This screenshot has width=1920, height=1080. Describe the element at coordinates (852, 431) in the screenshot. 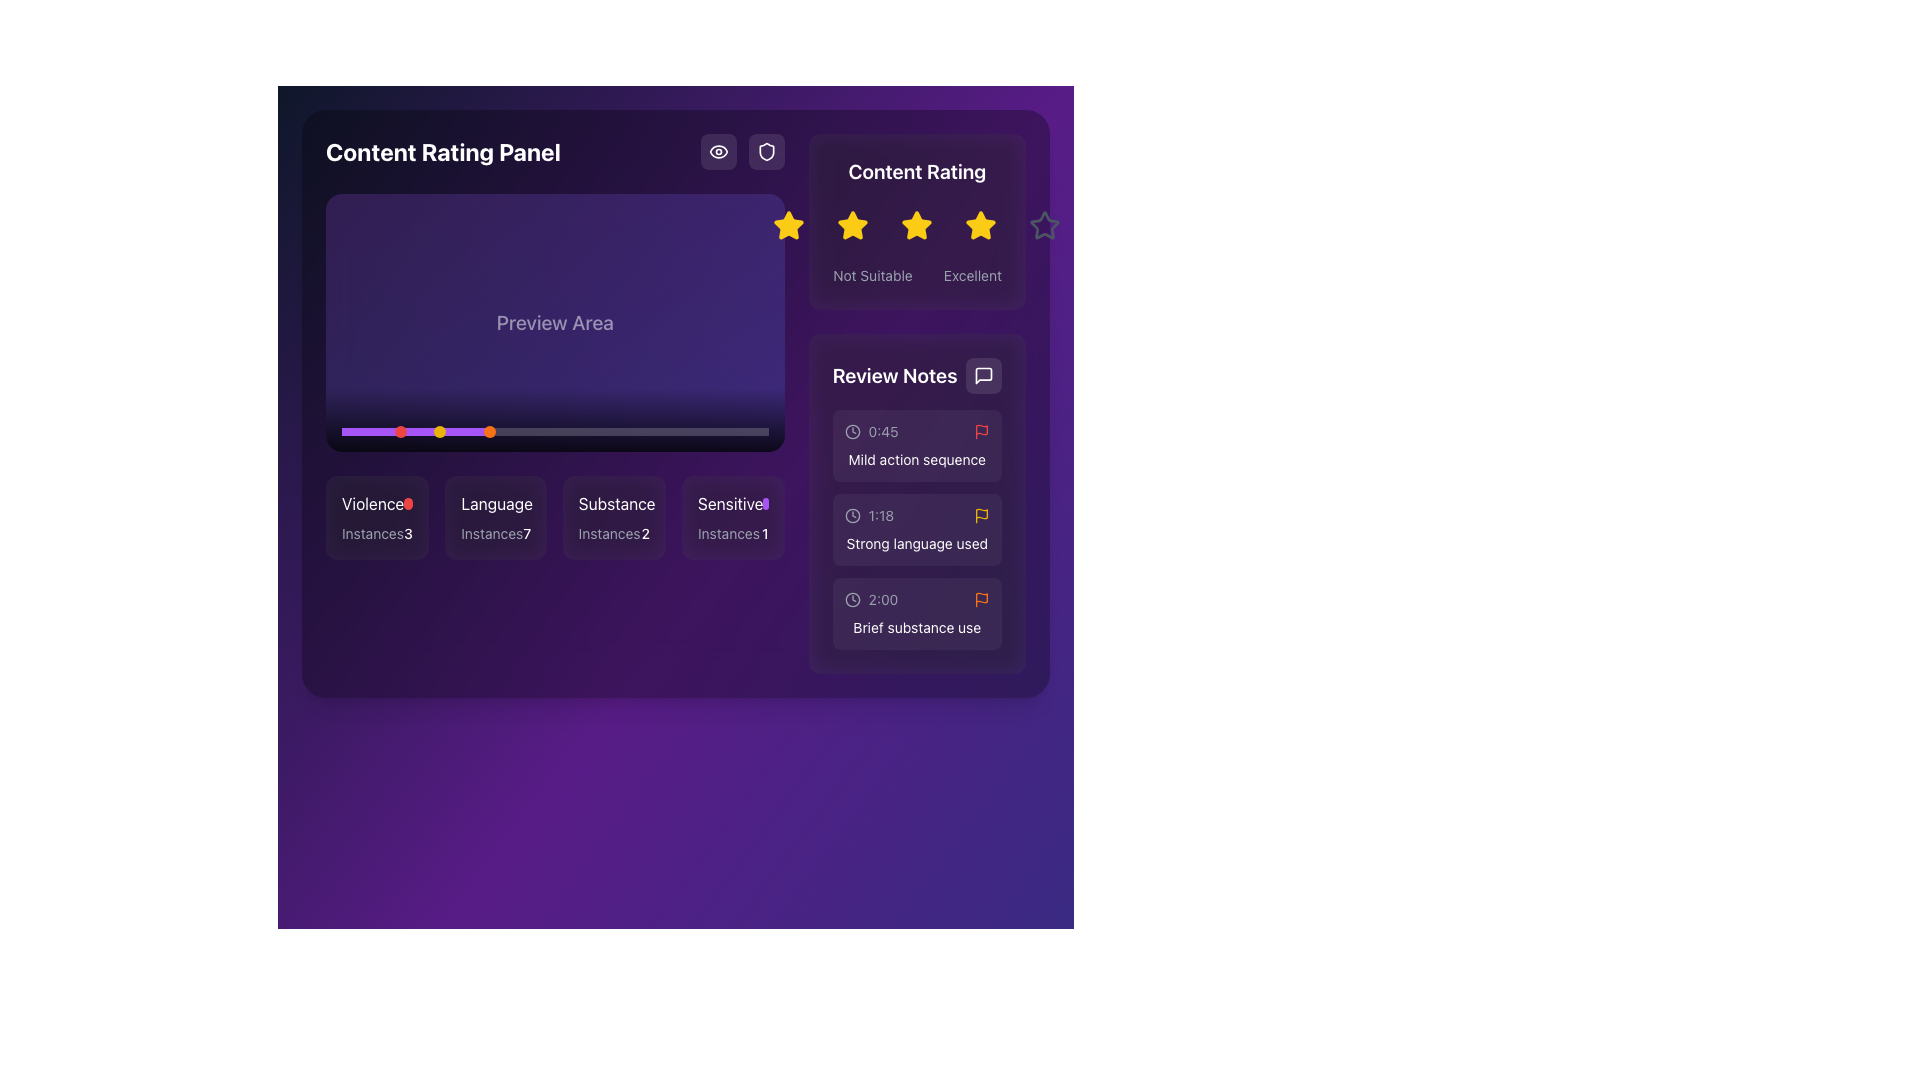

I see `the clock icon with a circular outline and clock hands located in the 'Review Notes' section, preceding the timestamp '0:45'` at that location.